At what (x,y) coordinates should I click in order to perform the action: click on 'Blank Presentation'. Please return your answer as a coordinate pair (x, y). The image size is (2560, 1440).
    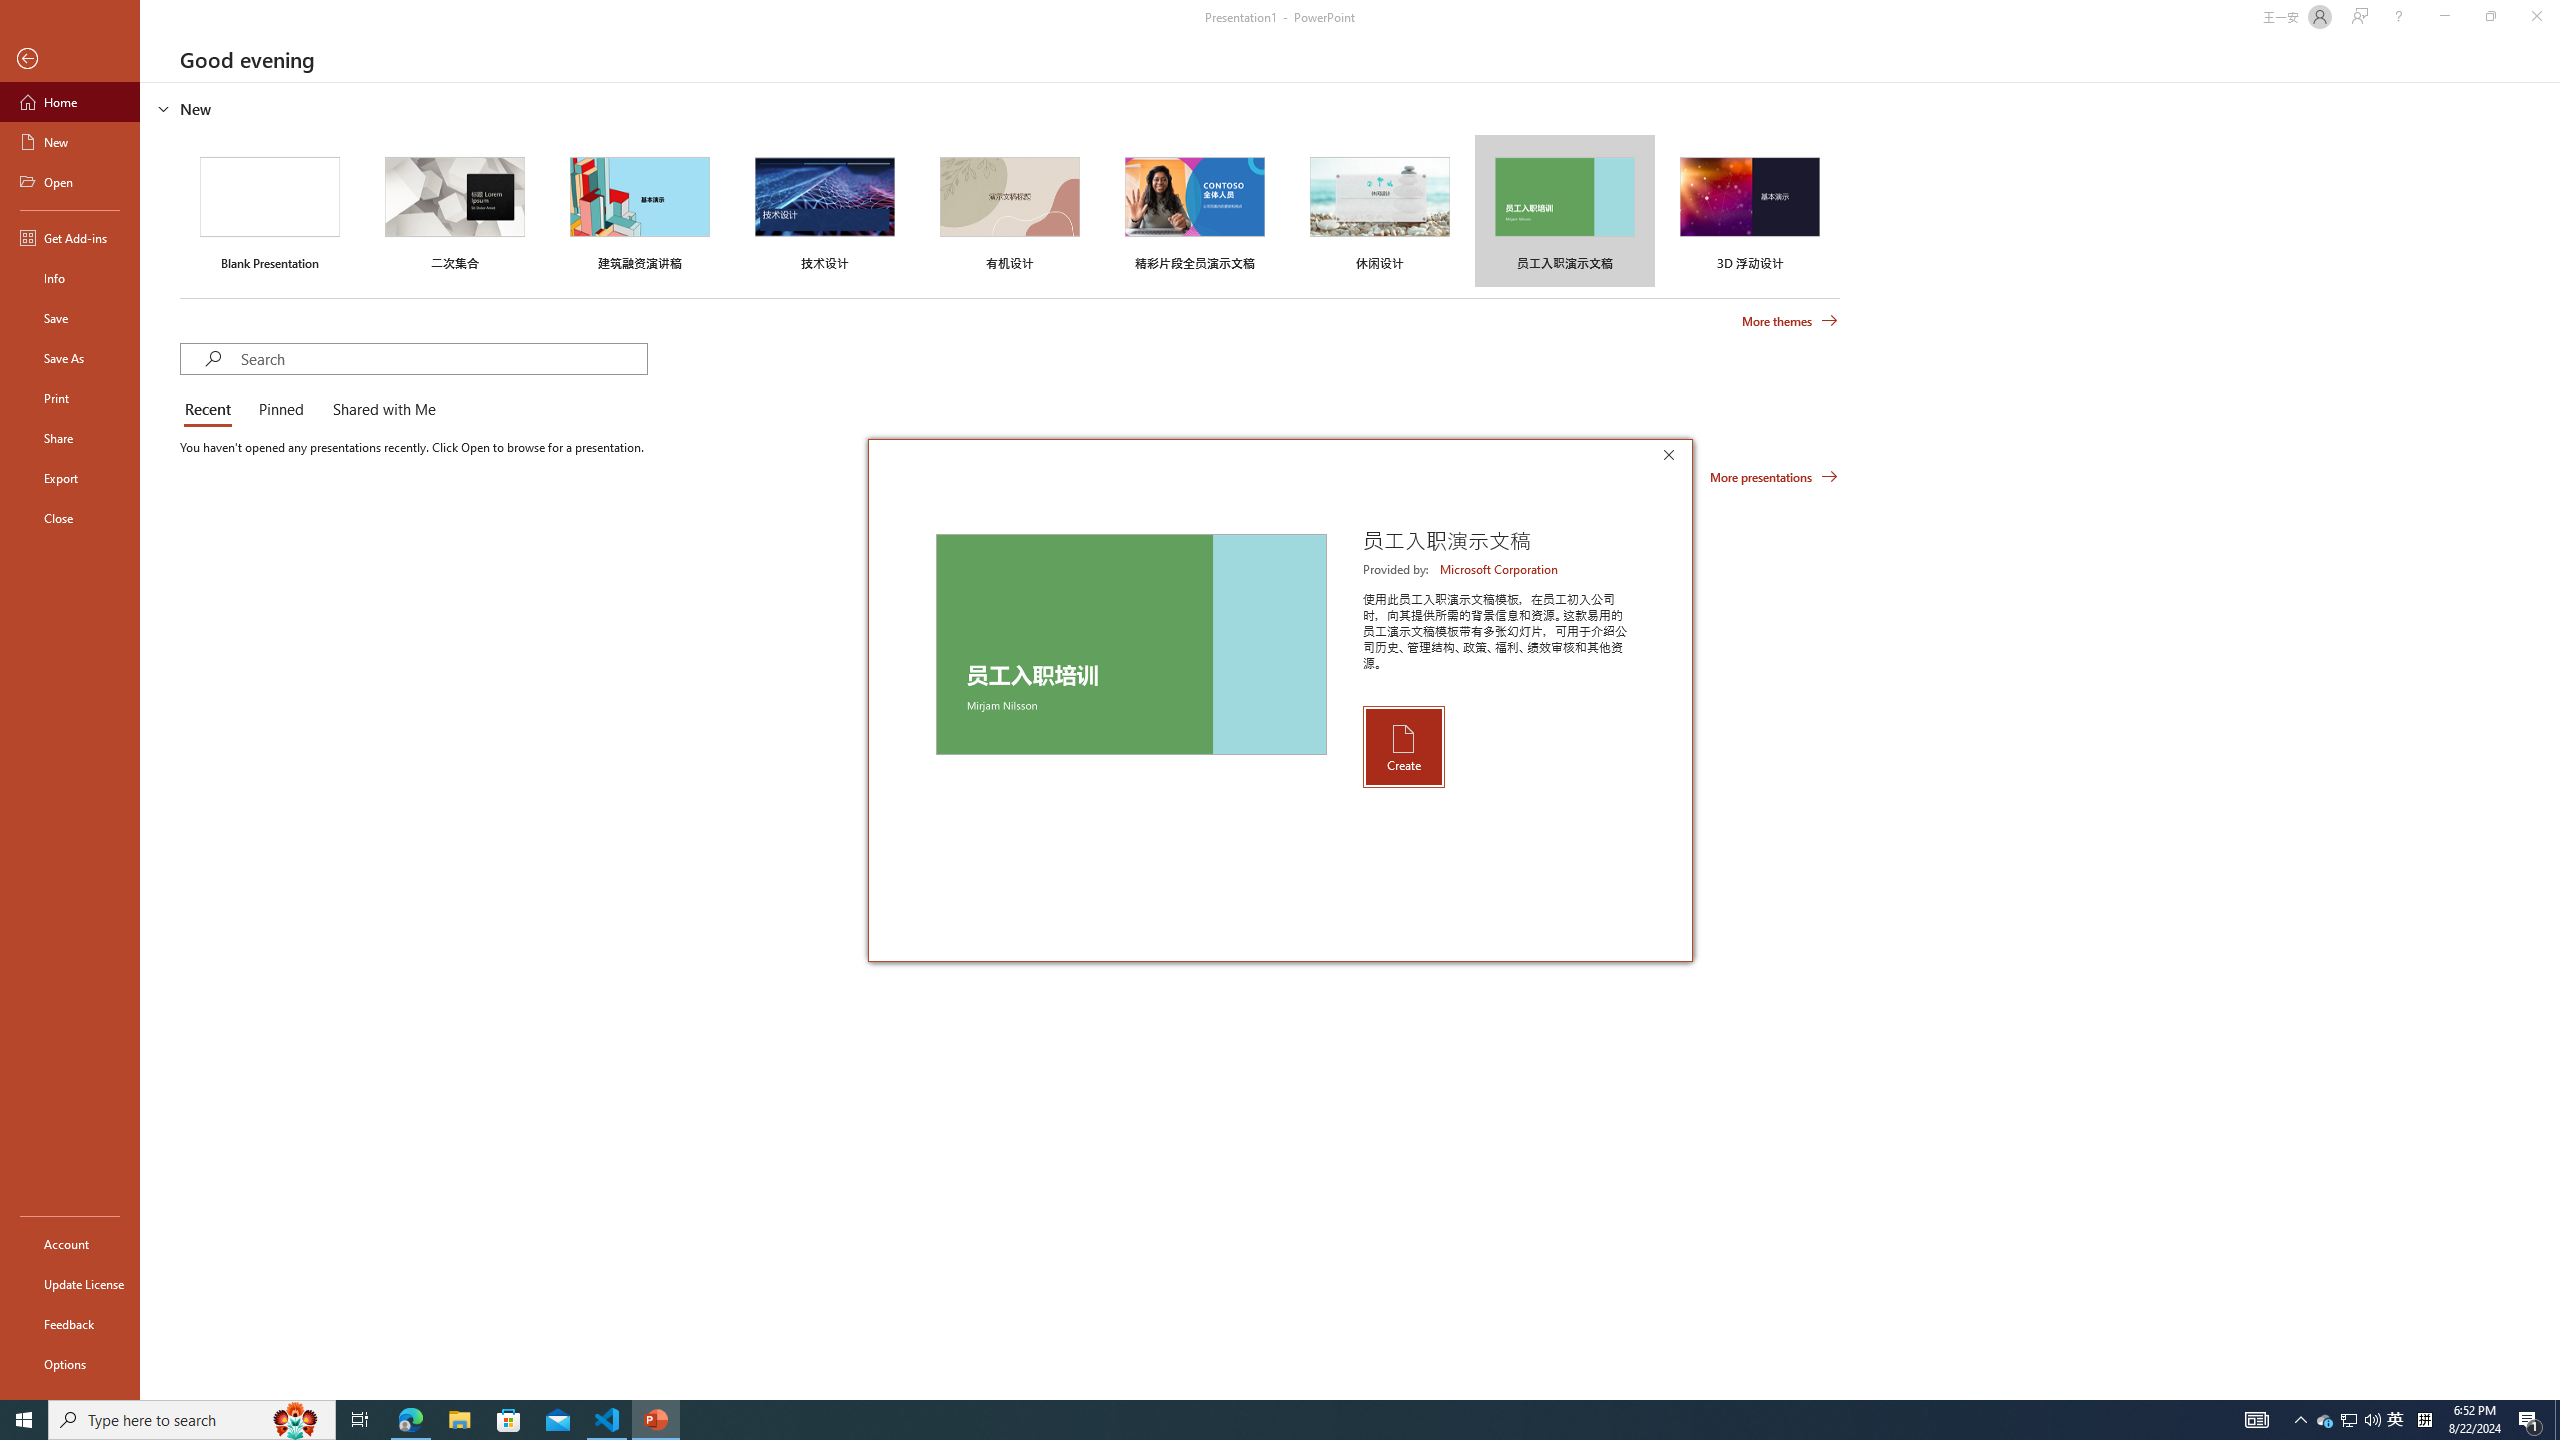
    Looking at the image, I should click on (269, 210).